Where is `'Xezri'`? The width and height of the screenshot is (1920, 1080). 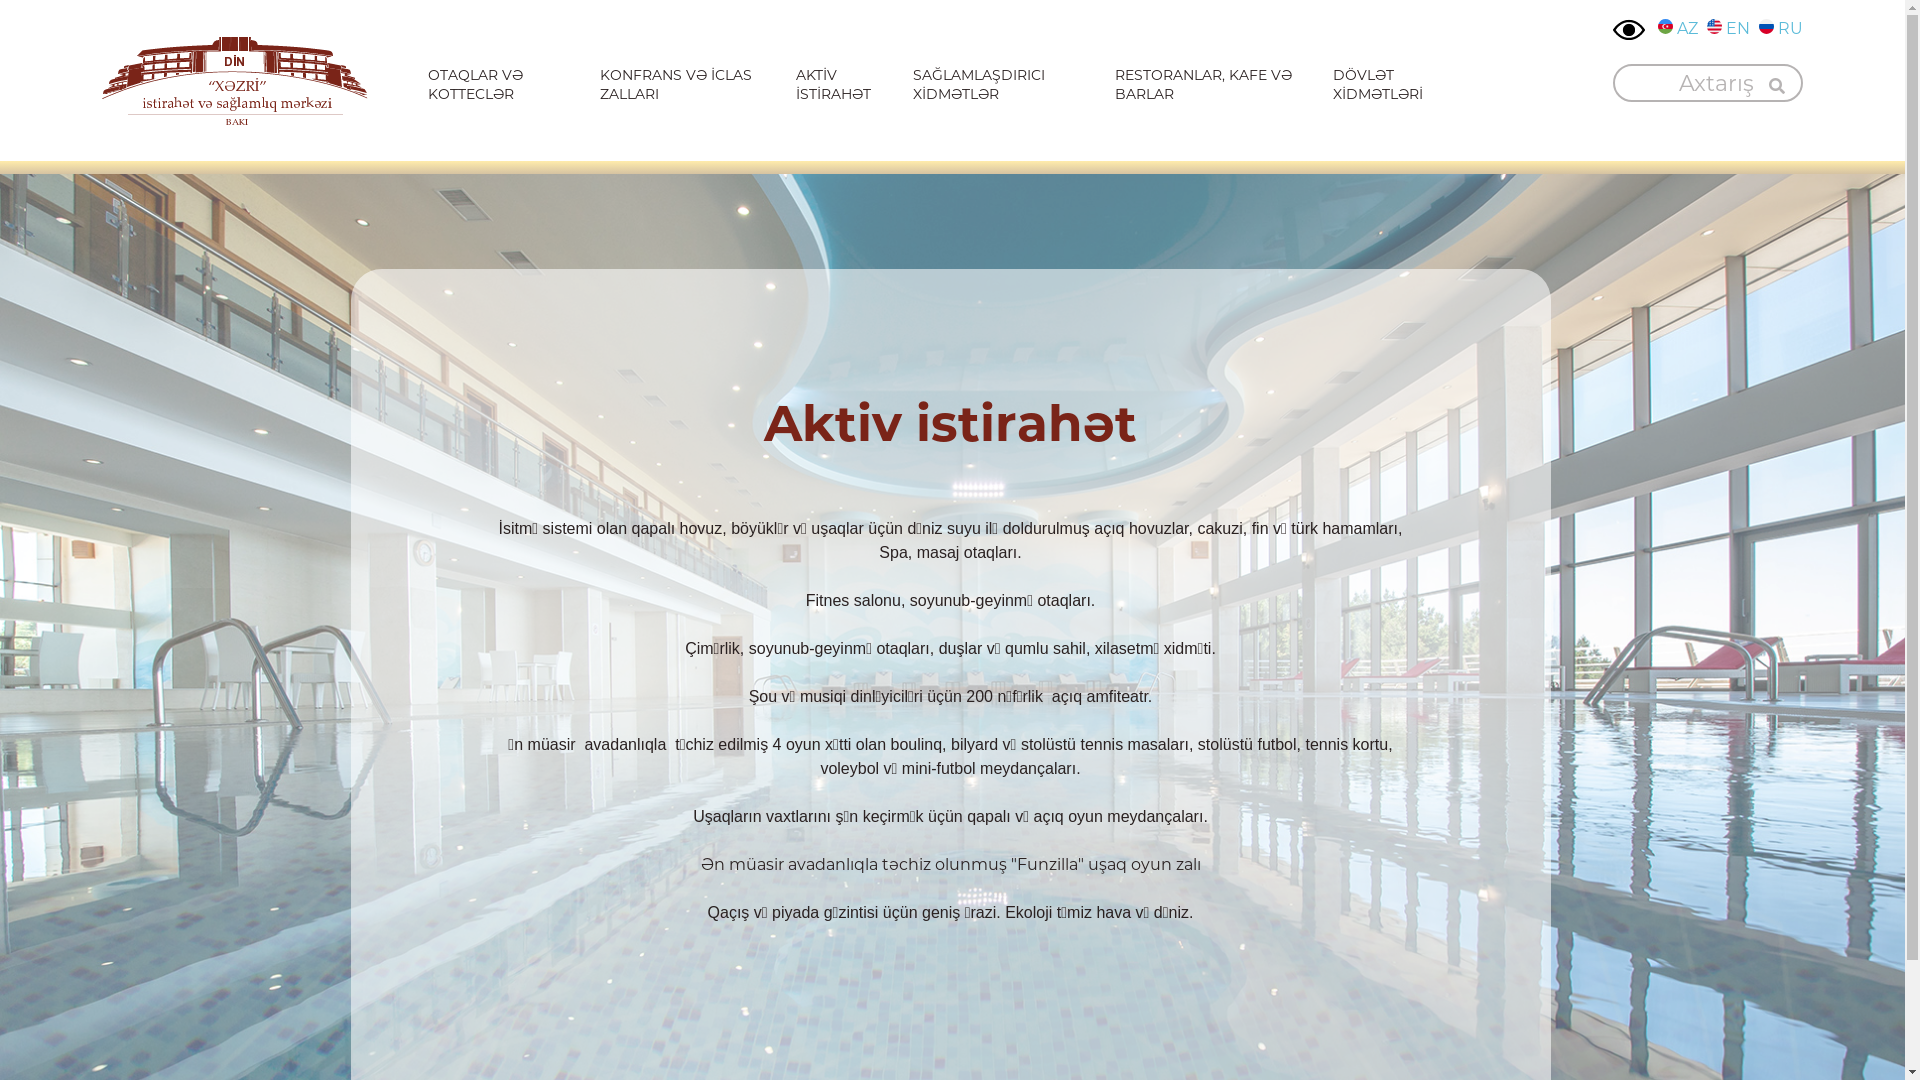 'Xezri' is located at coordinates (235, 80).